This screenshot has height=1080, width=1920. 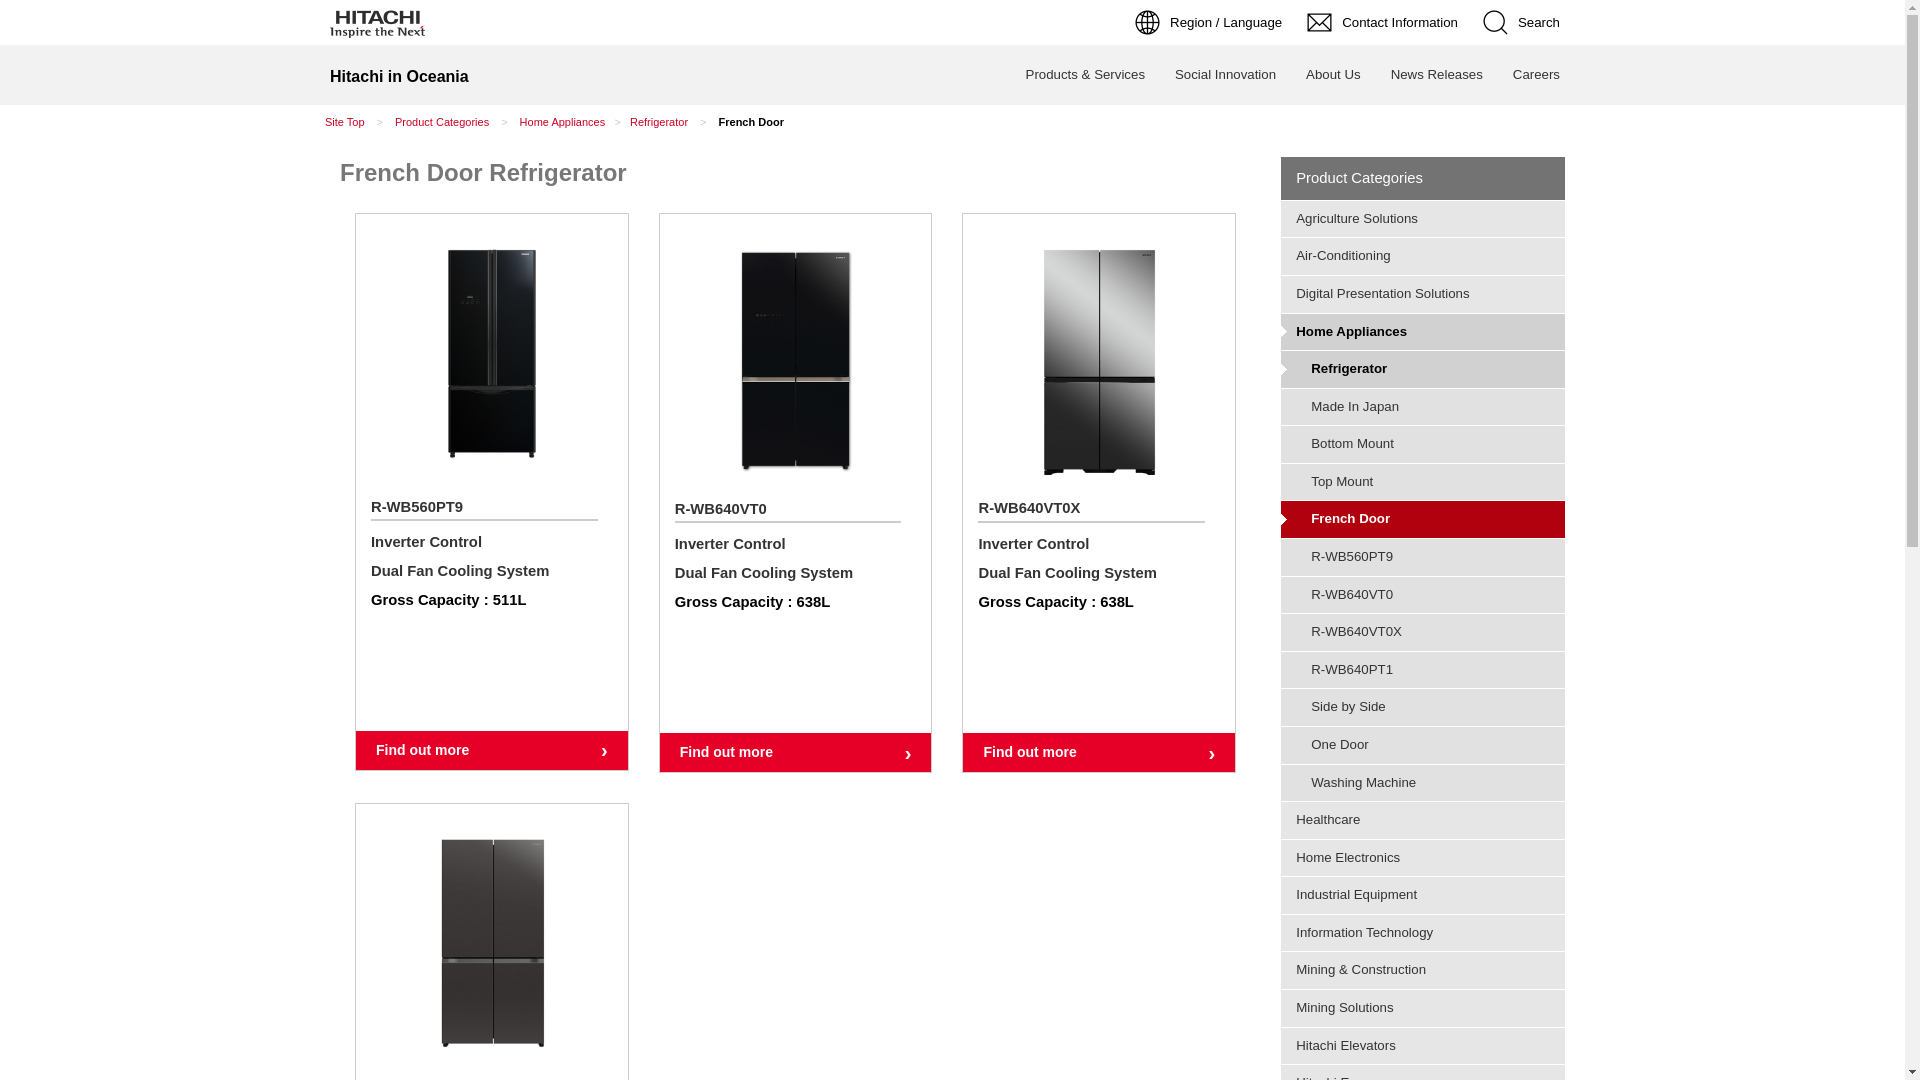 I want to click on 'Healthcare', so click(x=1281, y=820).